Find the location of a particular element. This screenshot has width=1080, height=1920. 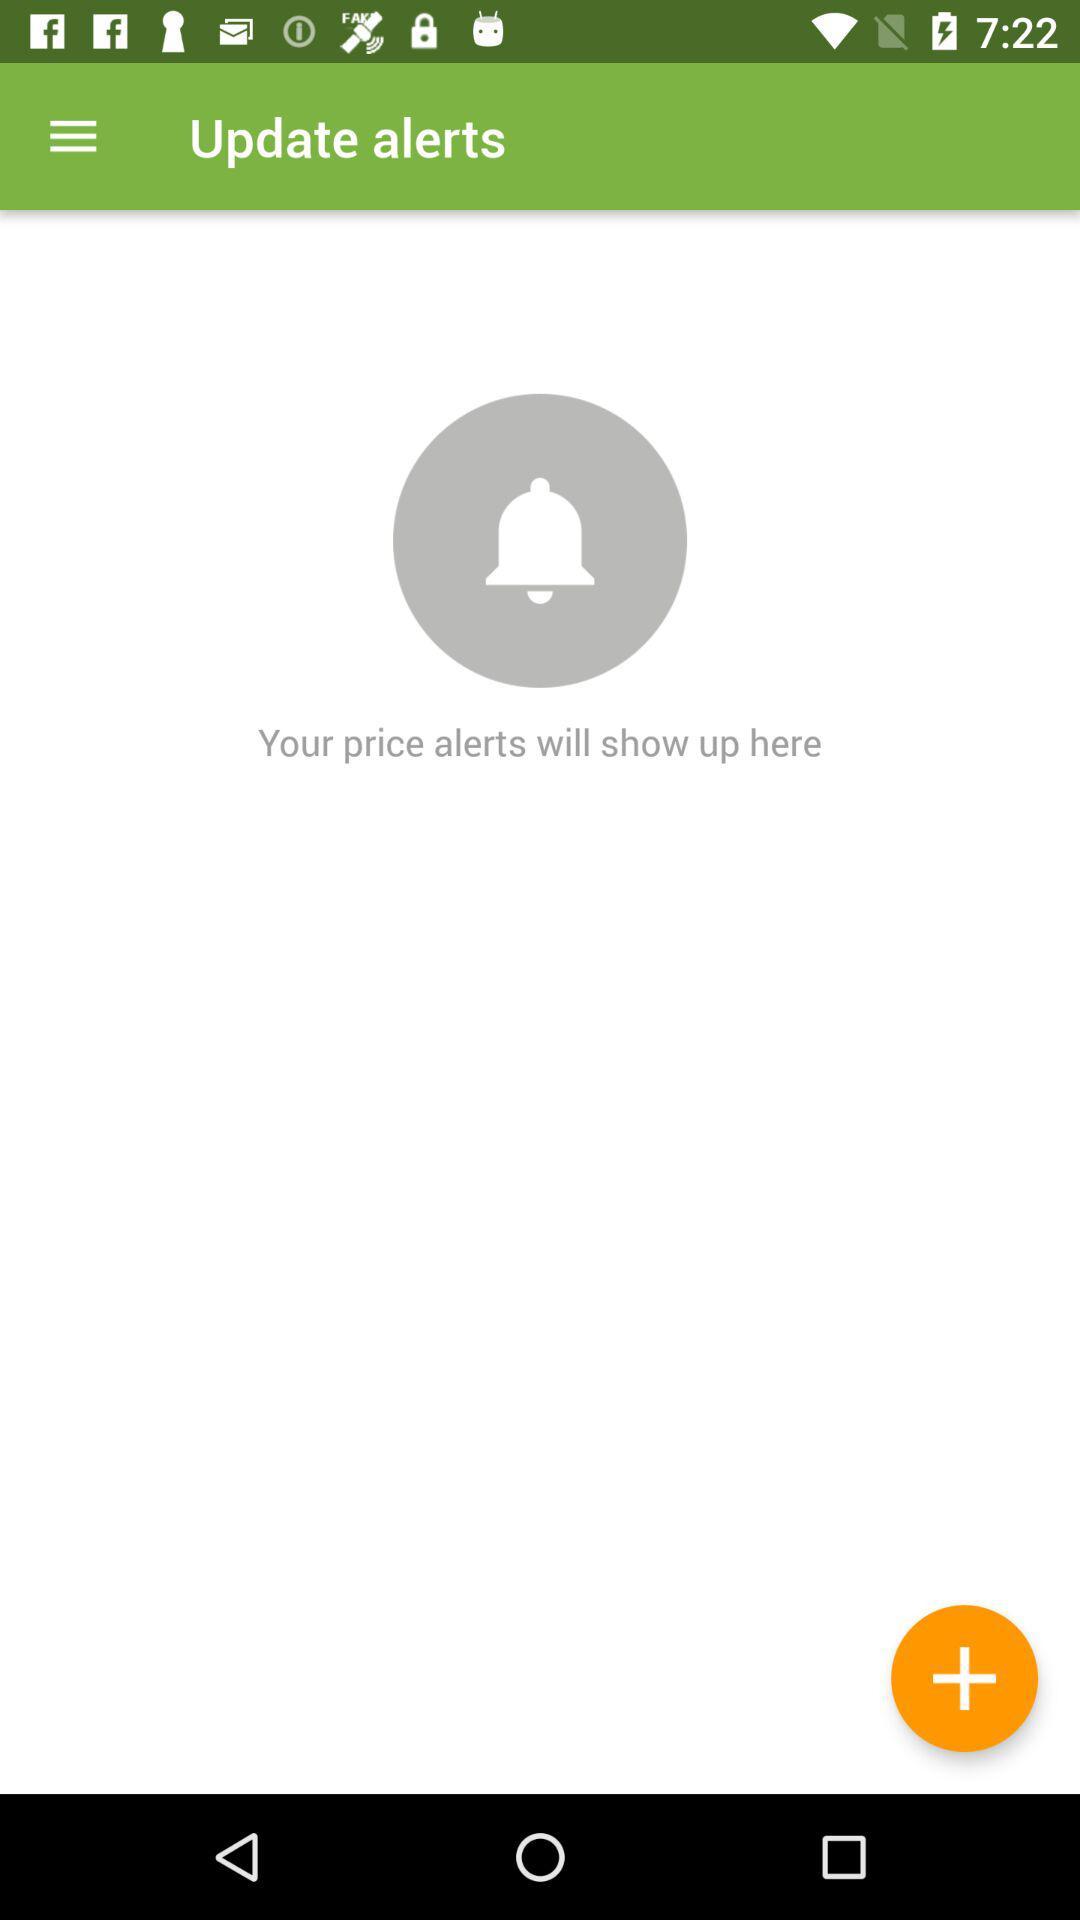

item to the left of update alerts is located at coordinates (72, 135).